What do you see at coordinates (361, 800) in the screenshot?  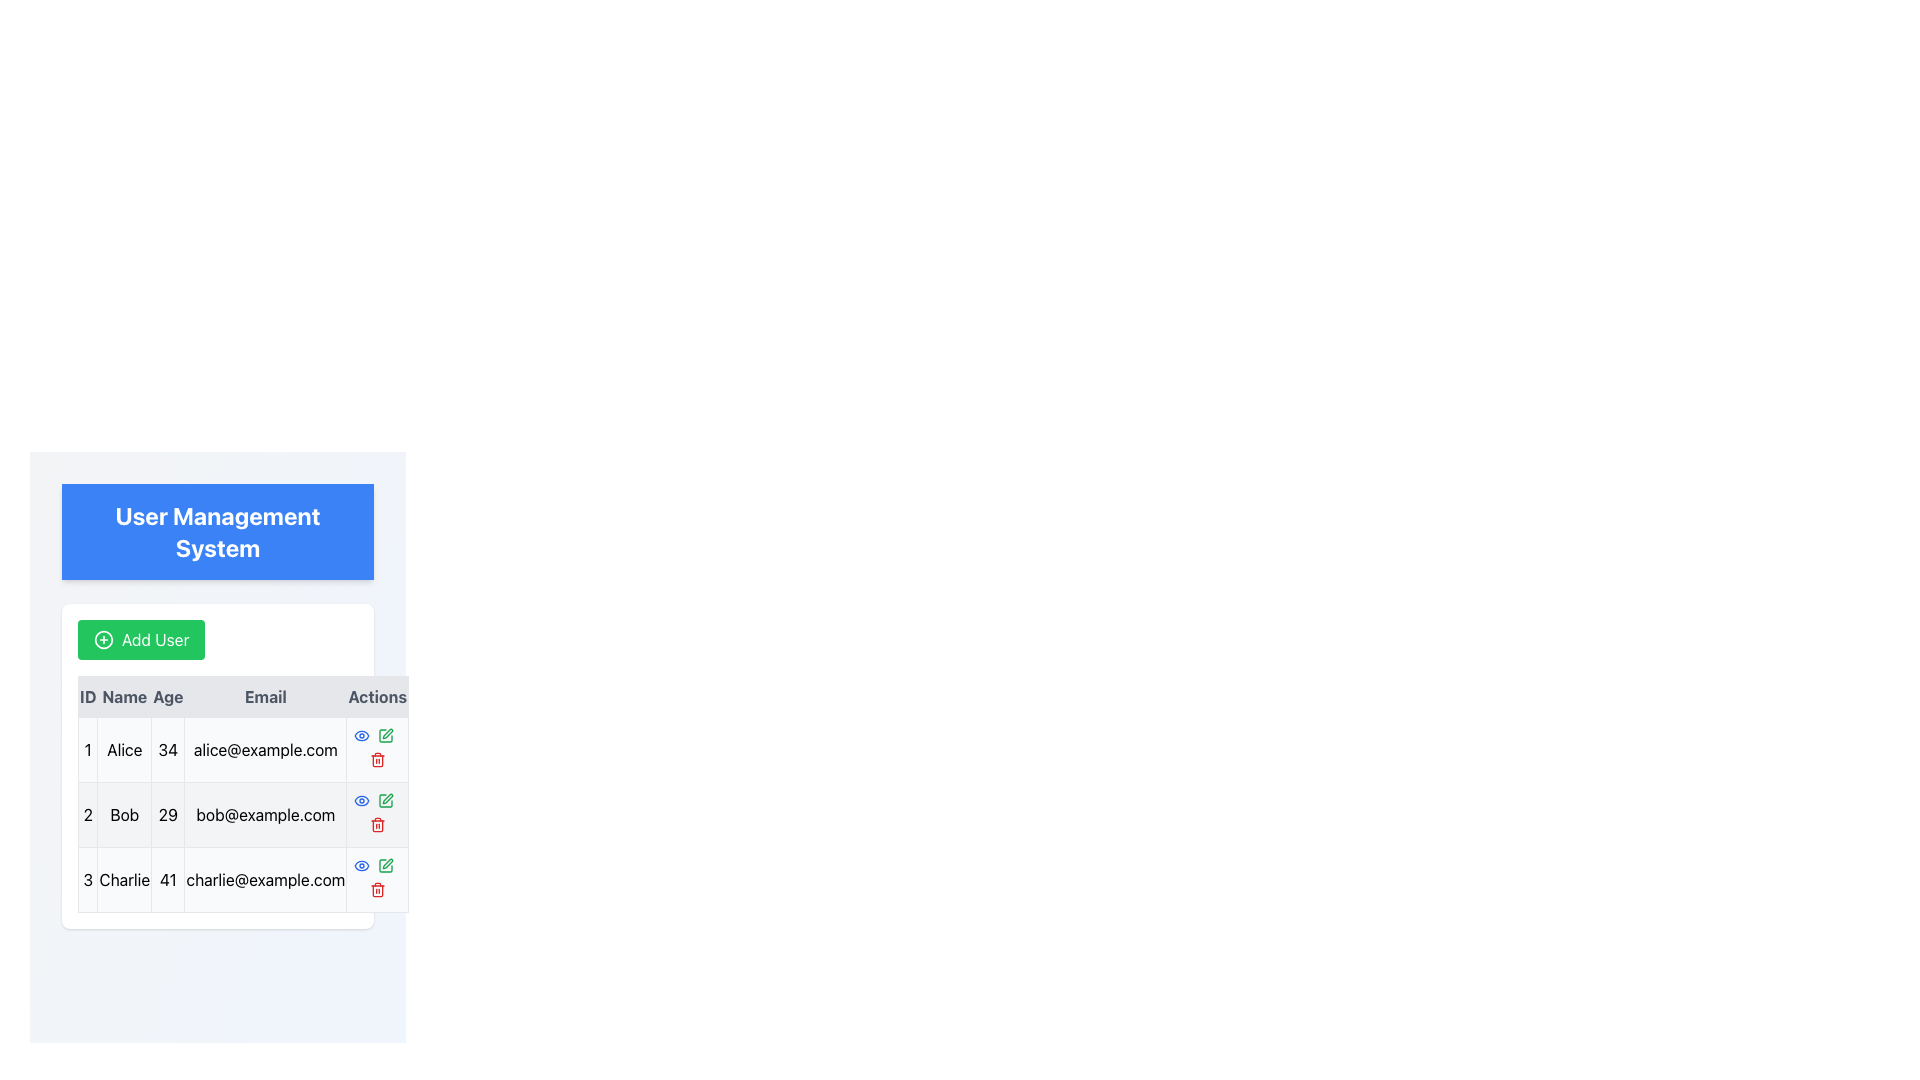 I see `the blue eye icon button in the 'Actions' column associated with the user 'alice@example.com'` at bounding box center [361, 800].